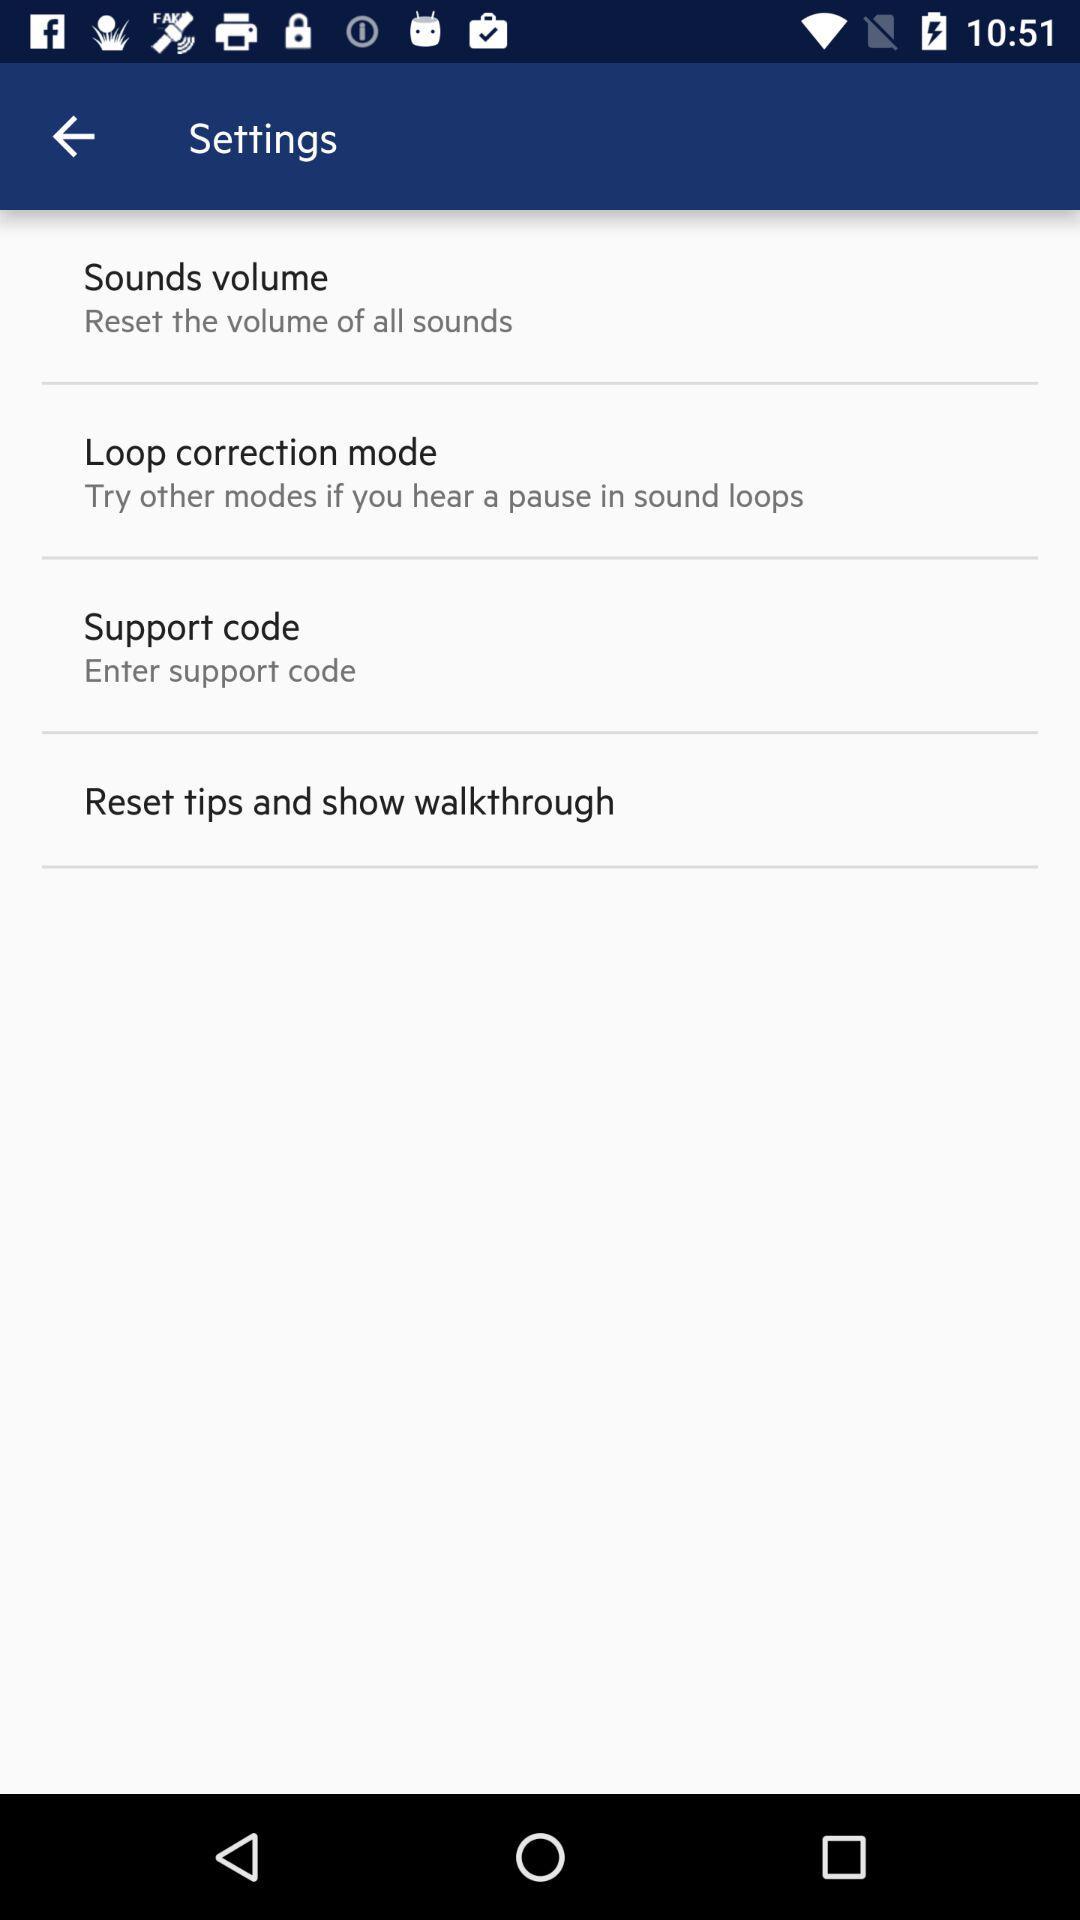 The width and height of the screenshot is (1080, 1920). Describe the element at coordinates (442, 494) in the screenshot. I see `item below the loop correction mode item` at that location.